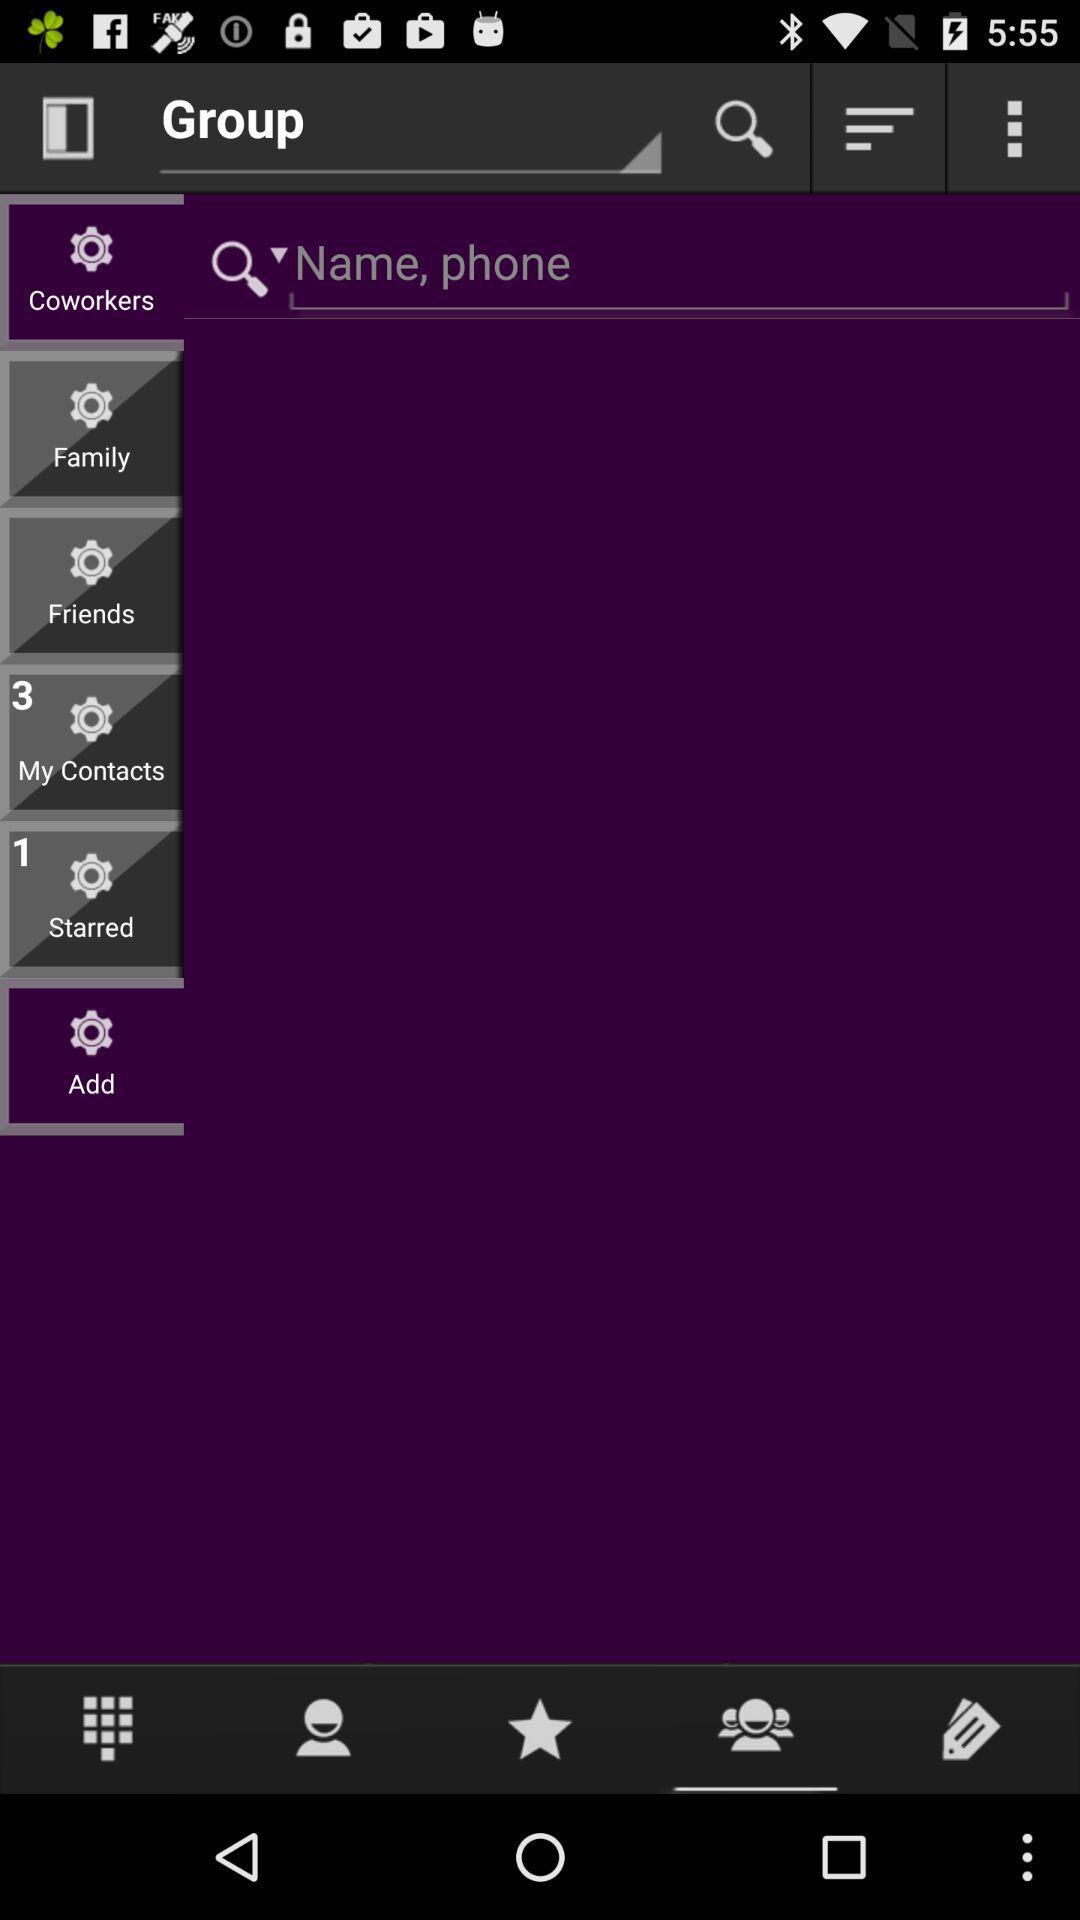  I want to click on item above 1, so click(91, 784).